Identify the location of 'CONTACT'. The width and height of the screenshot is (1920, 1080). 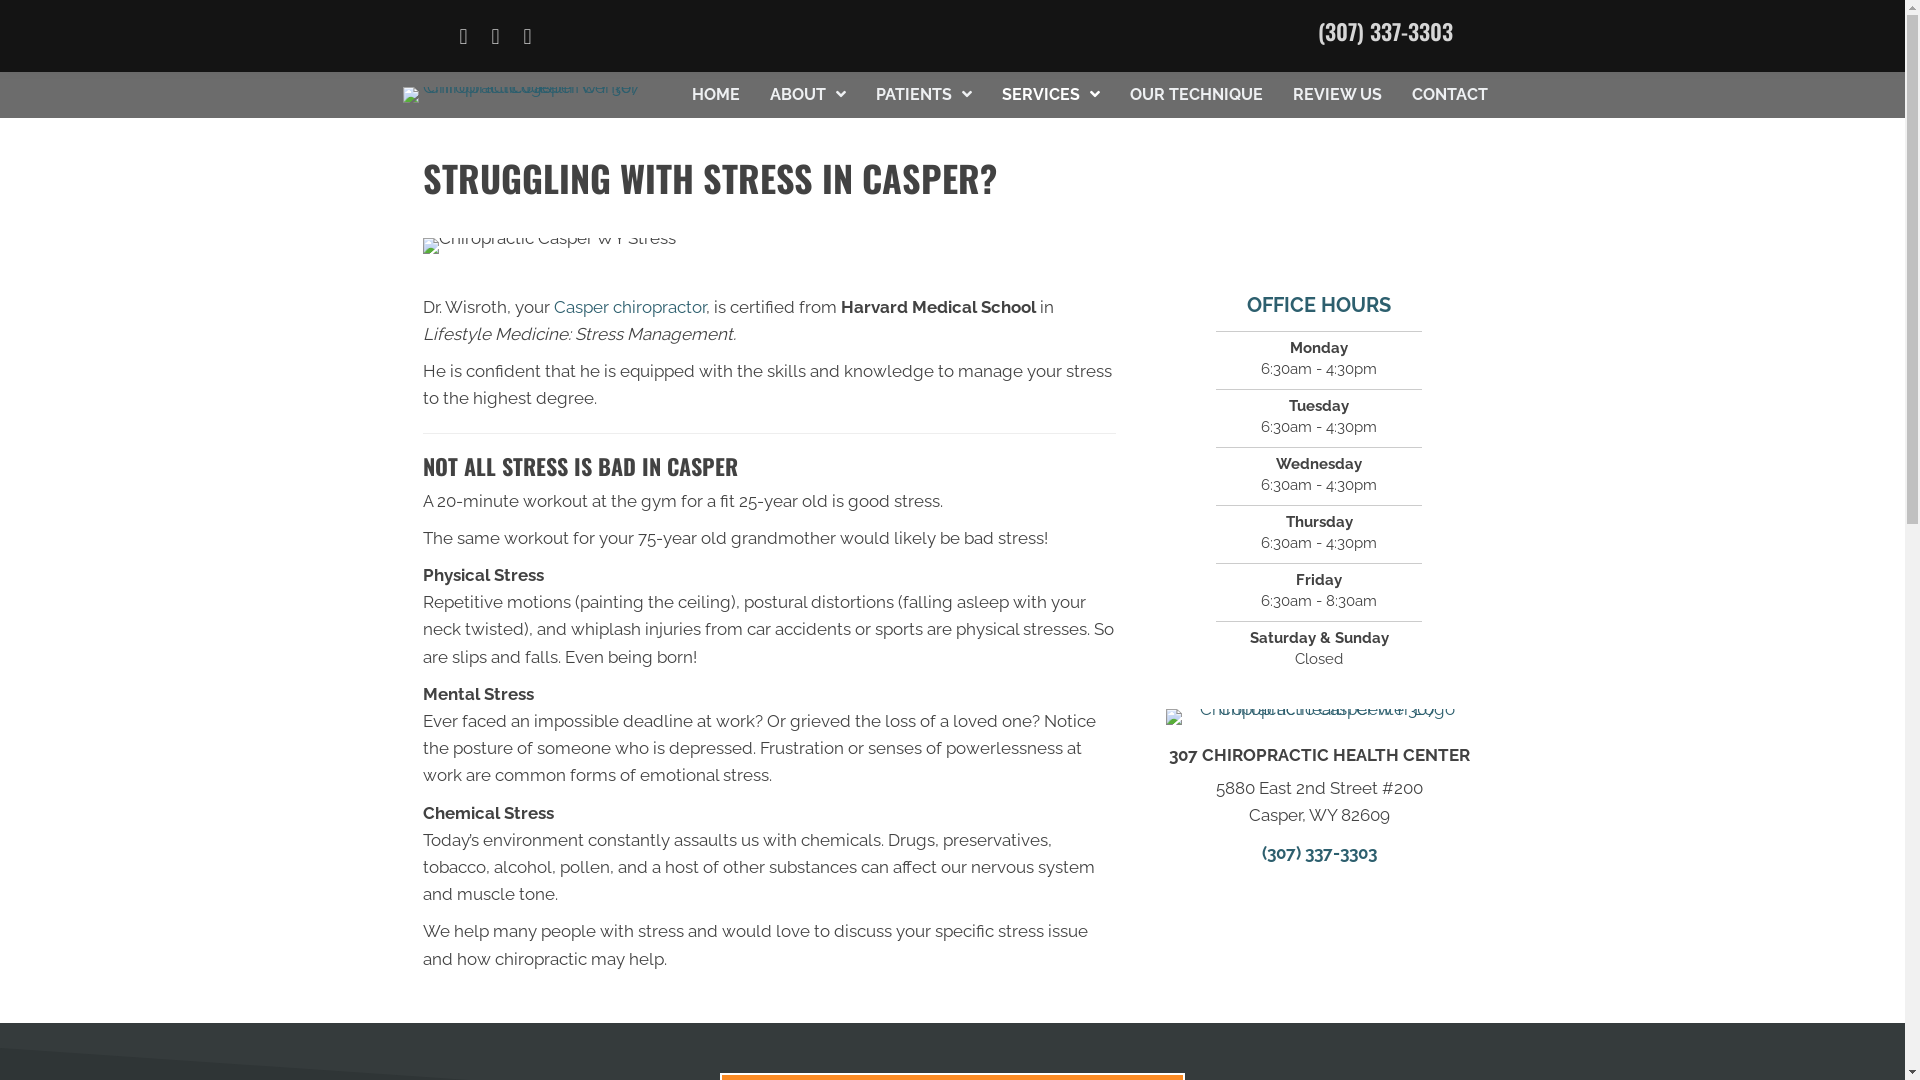
(1449, 95).